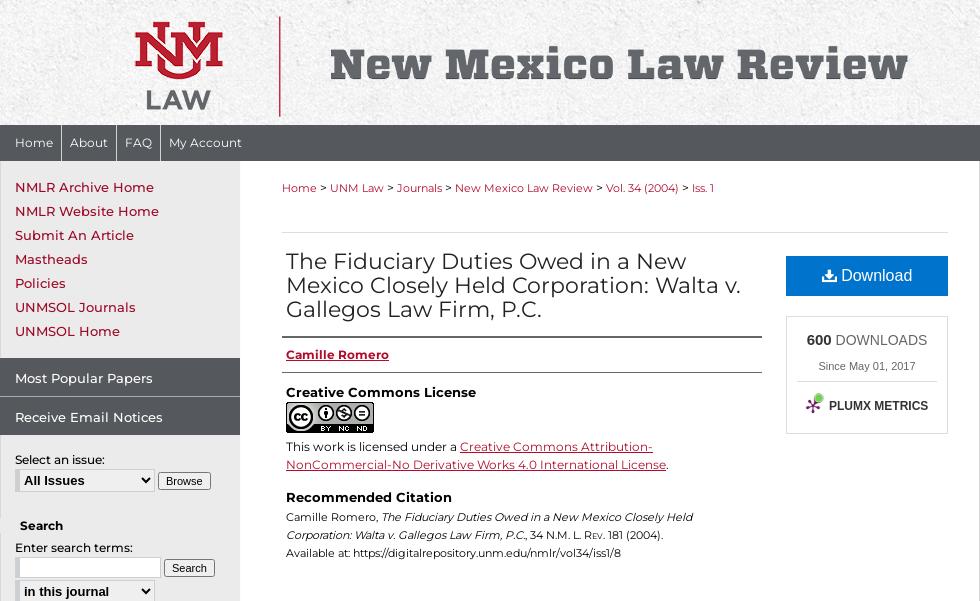 The width and height of the screenshot is (980, 601). Describe the element at coordinates (642, 186) in the screenshot. I see `'Vol. 34 (2004)'` at that location.